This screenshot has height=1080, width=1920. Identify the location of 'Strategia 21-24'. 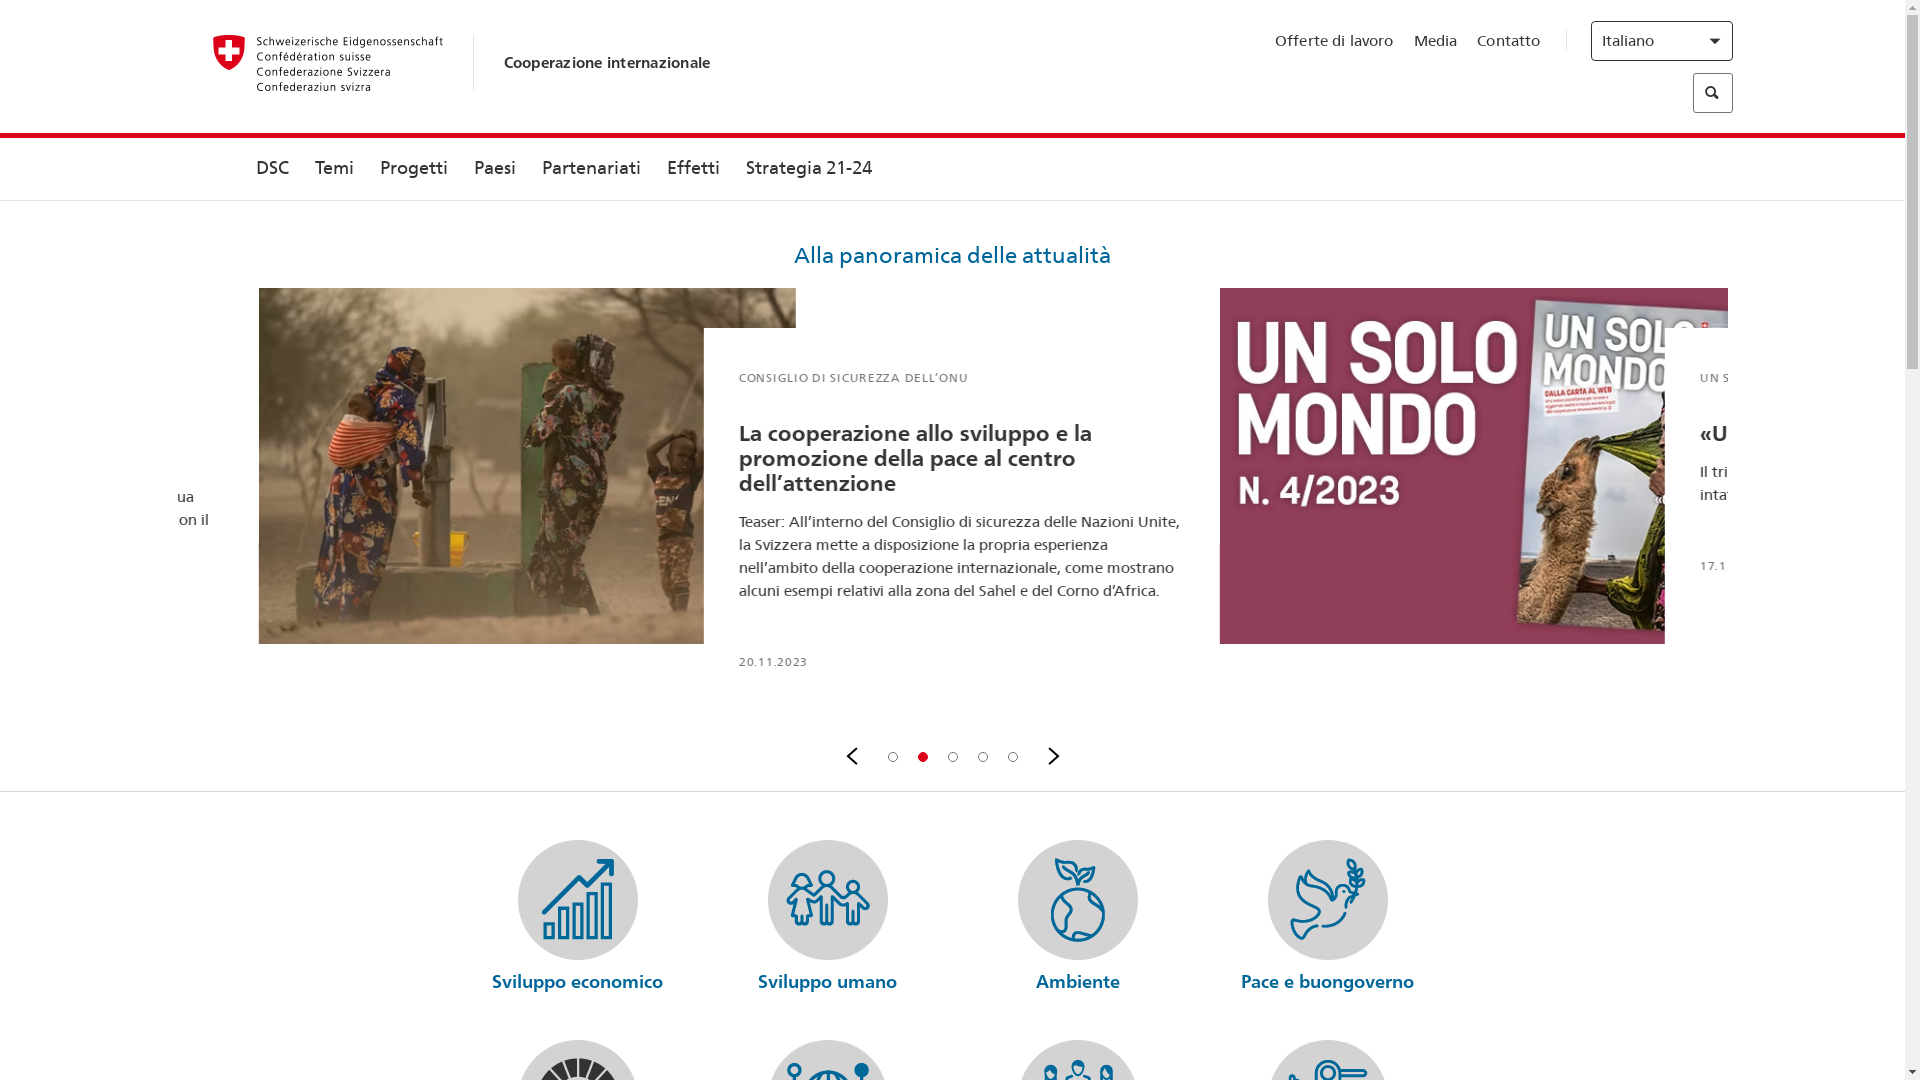
(807, 168).